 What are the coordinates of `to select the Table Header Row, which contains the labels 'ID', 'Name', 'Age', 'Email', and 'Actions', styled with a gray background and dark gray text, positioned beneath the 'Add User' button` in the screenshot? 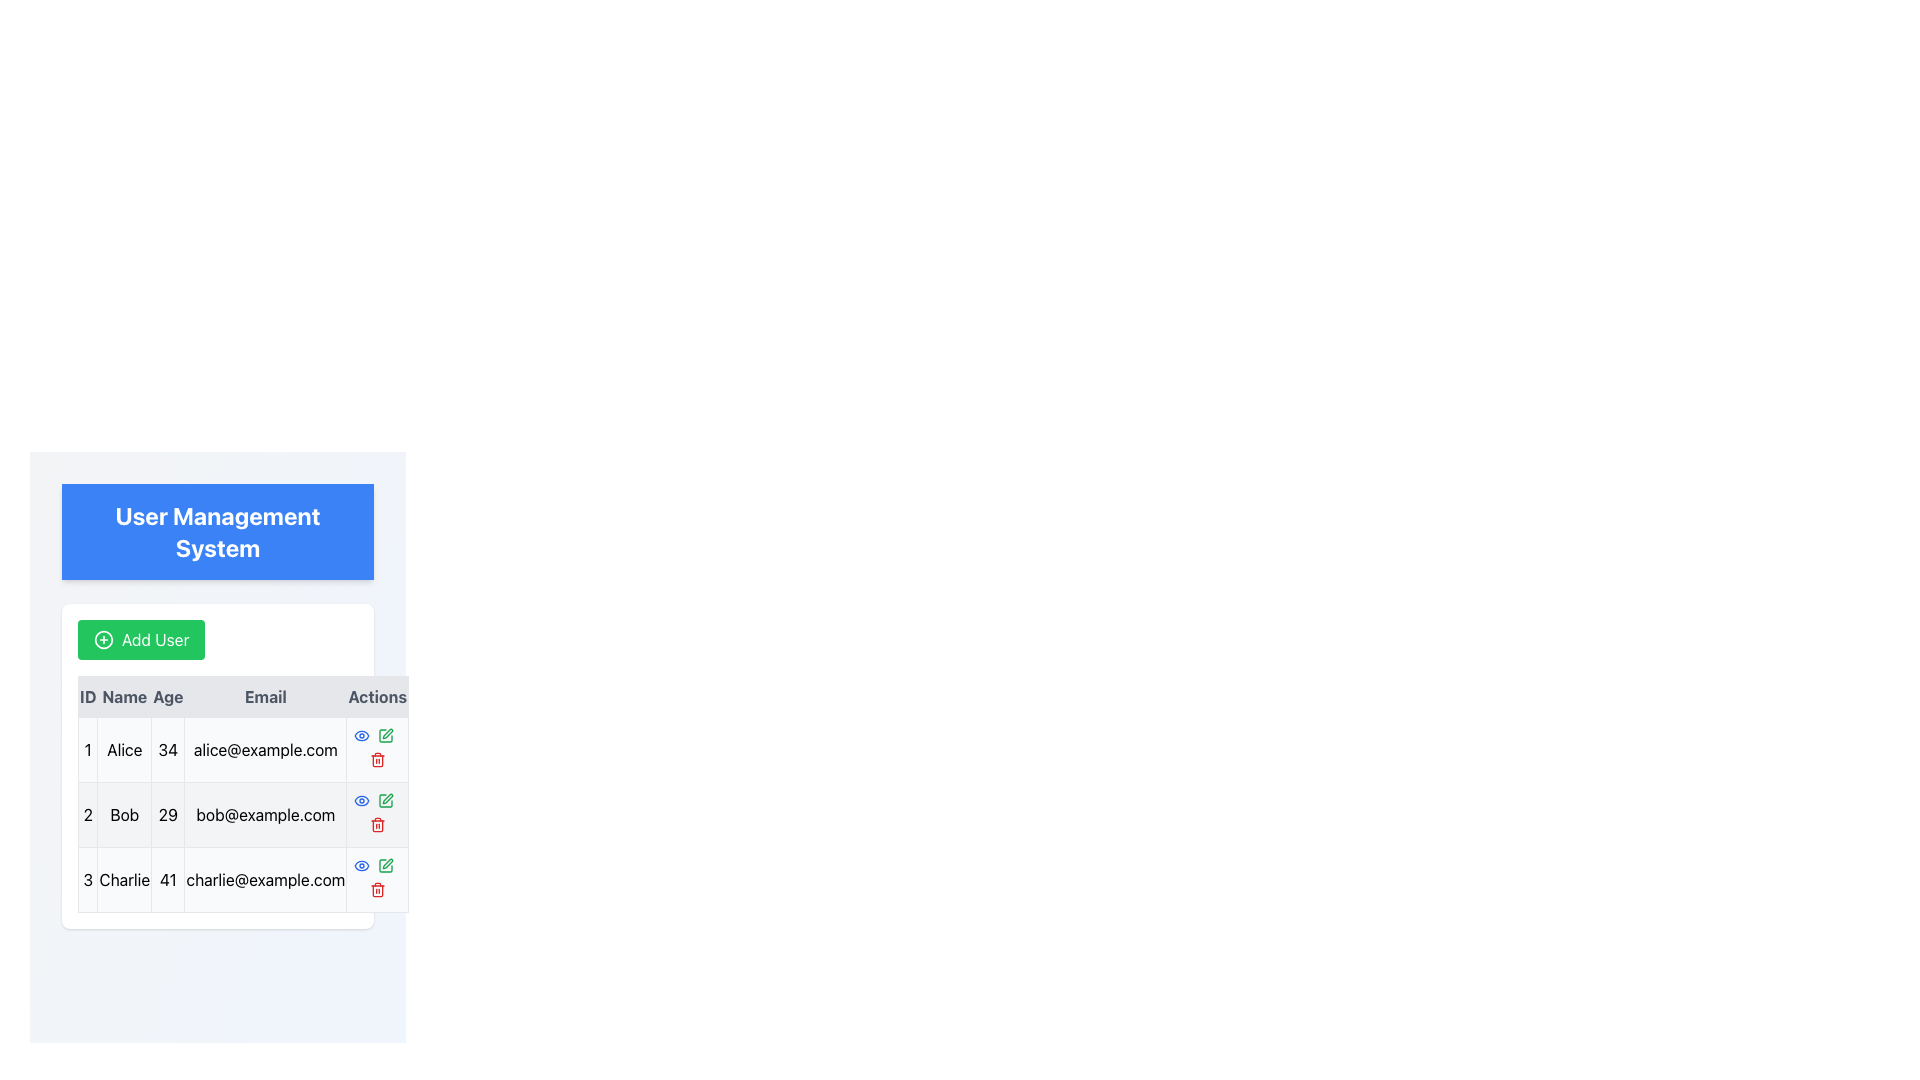 It's located at (242, 696).